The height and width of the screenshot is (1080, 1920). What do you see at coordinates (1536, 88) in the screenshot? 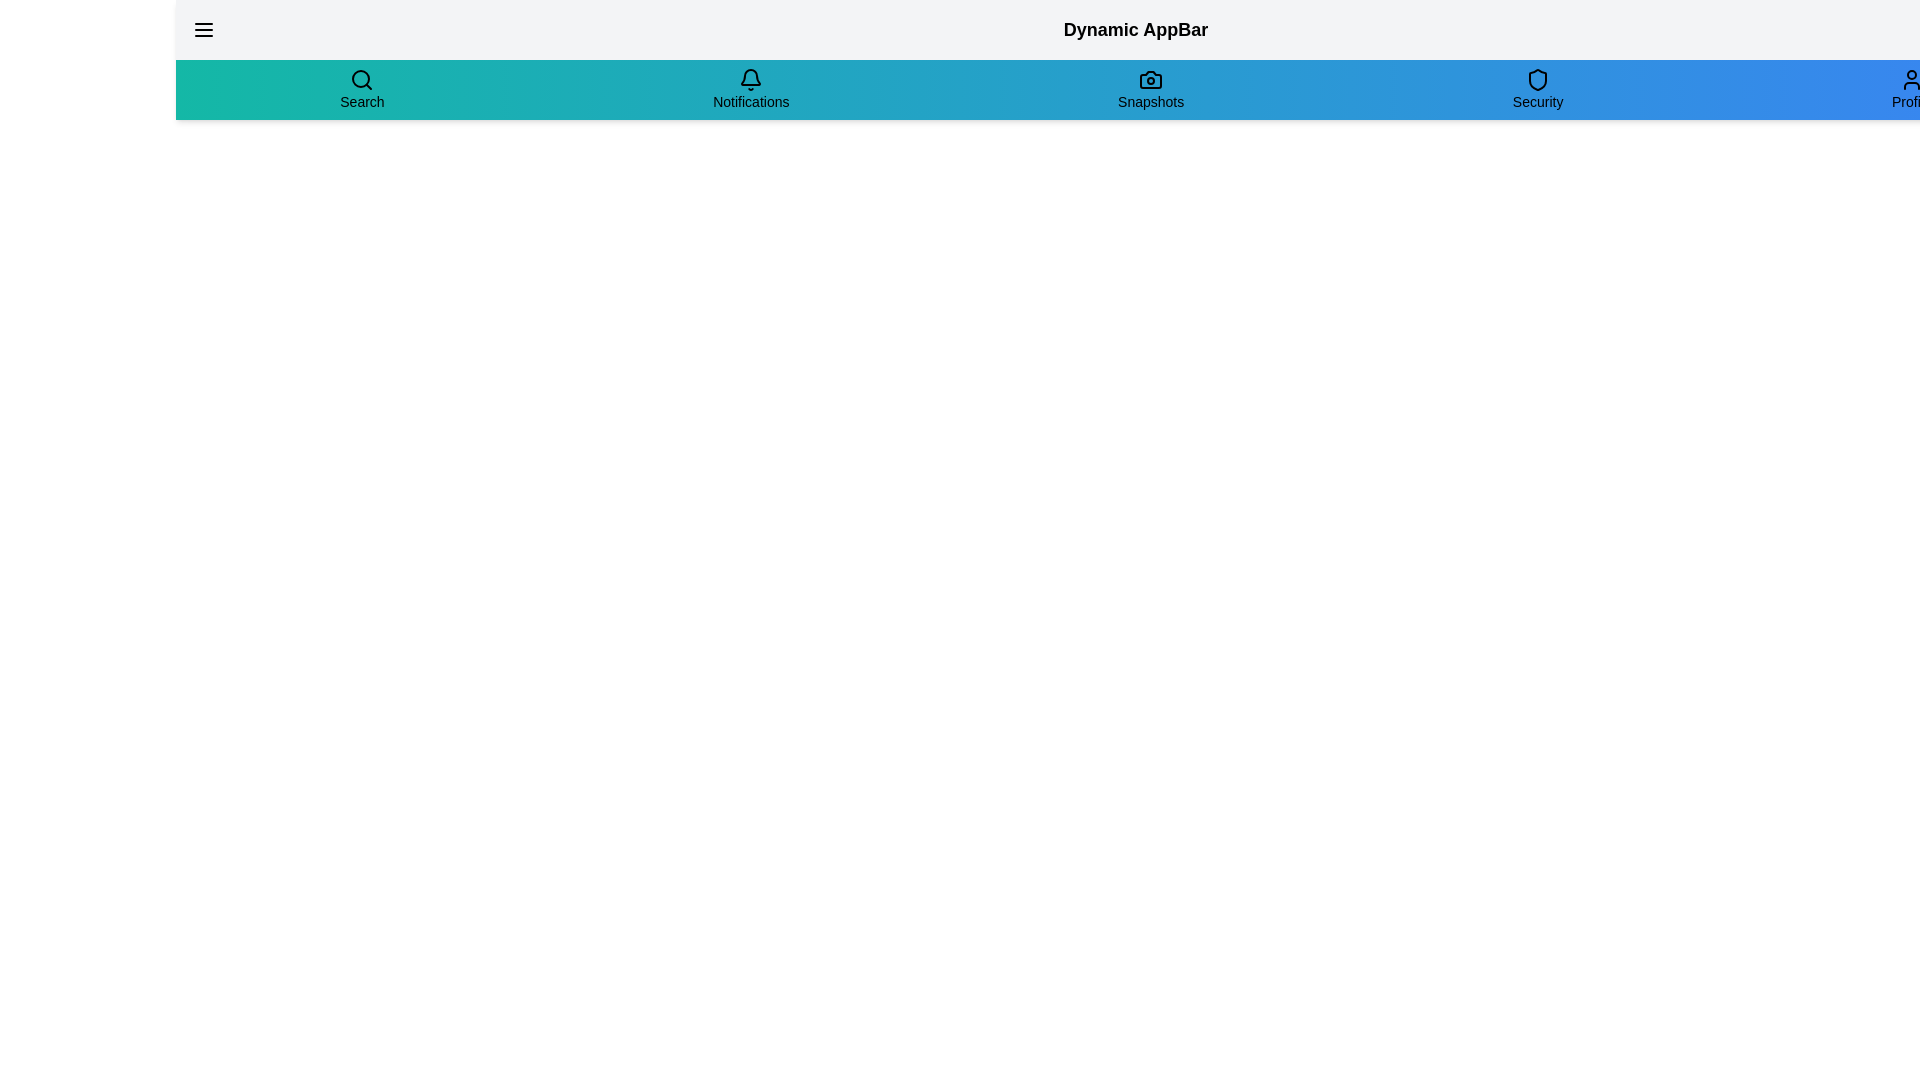
I see `the navigation item labeled Security` at bounding box center [1536, 88].